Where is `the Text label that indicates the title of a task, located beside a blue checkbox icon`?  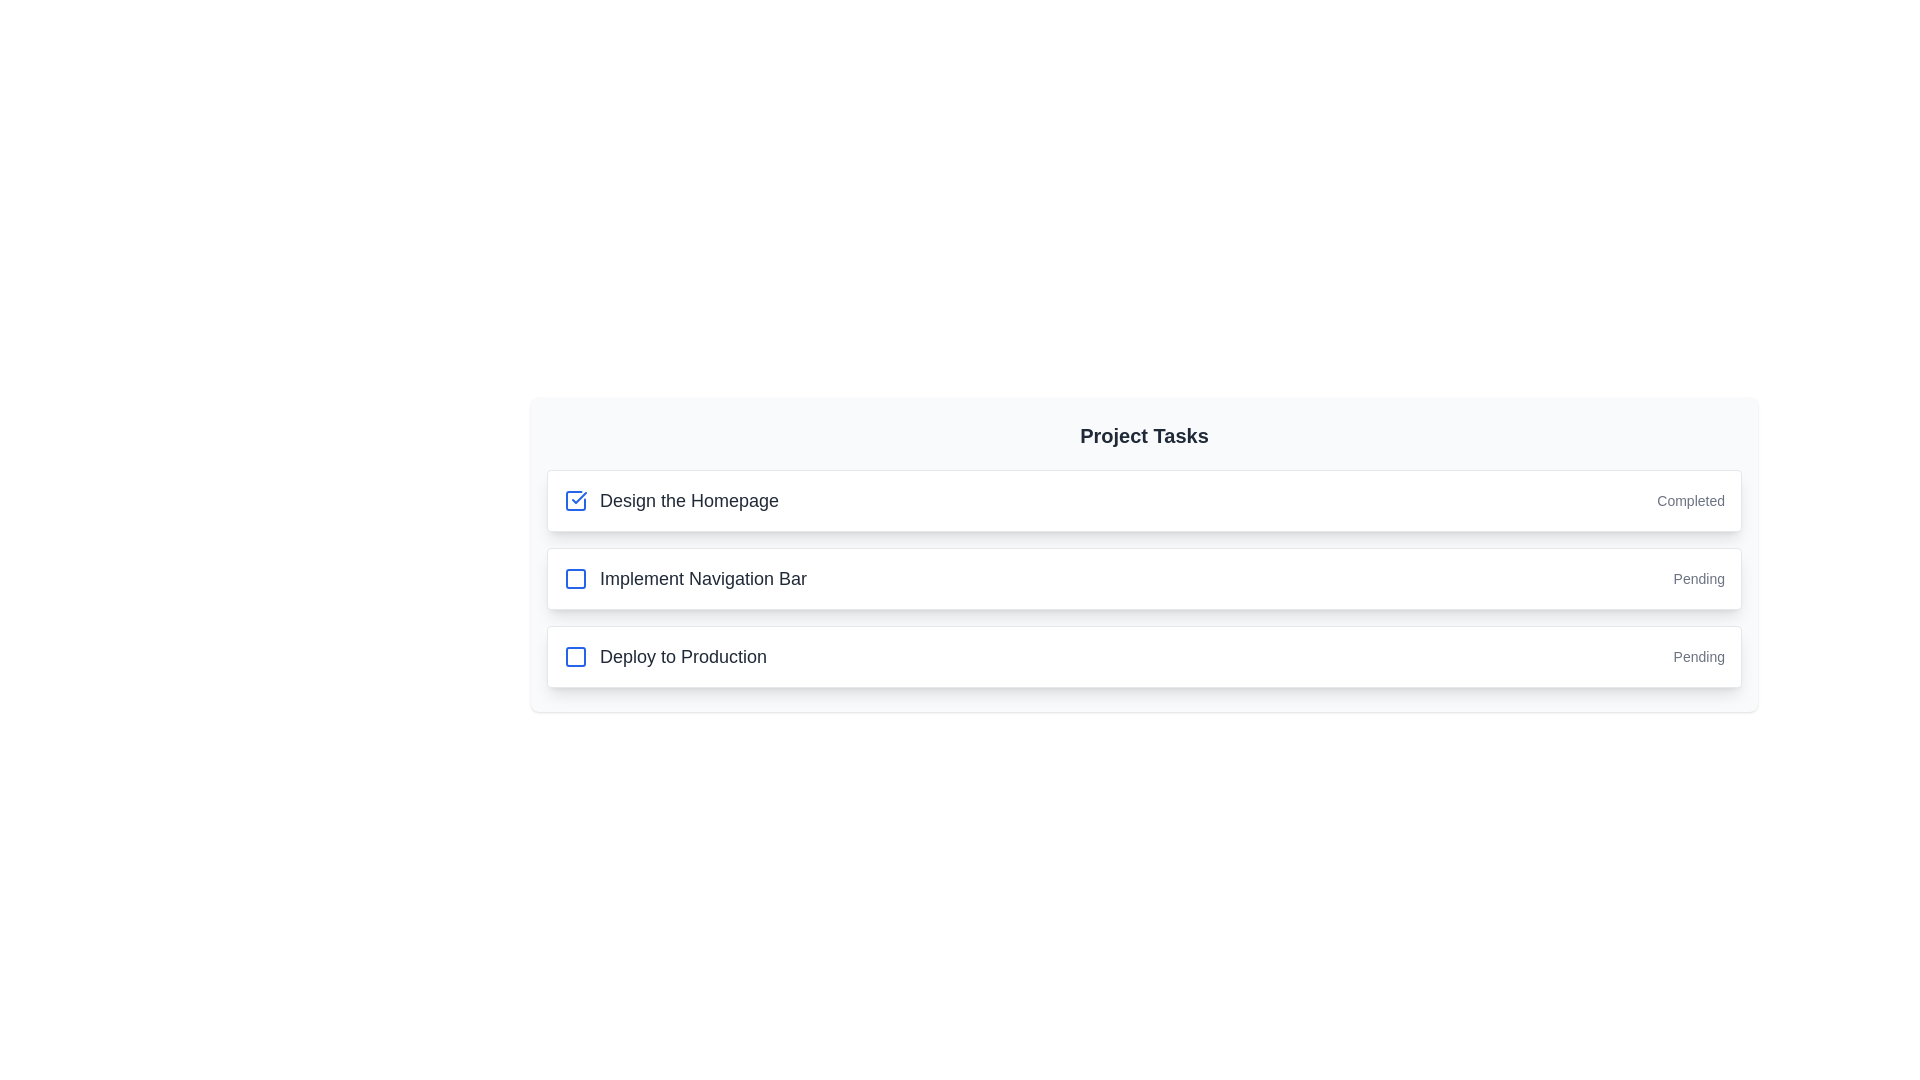 the Text label that indicates the title of a task, located beside a blue checkbox icon is located at coordinates (671, 500).